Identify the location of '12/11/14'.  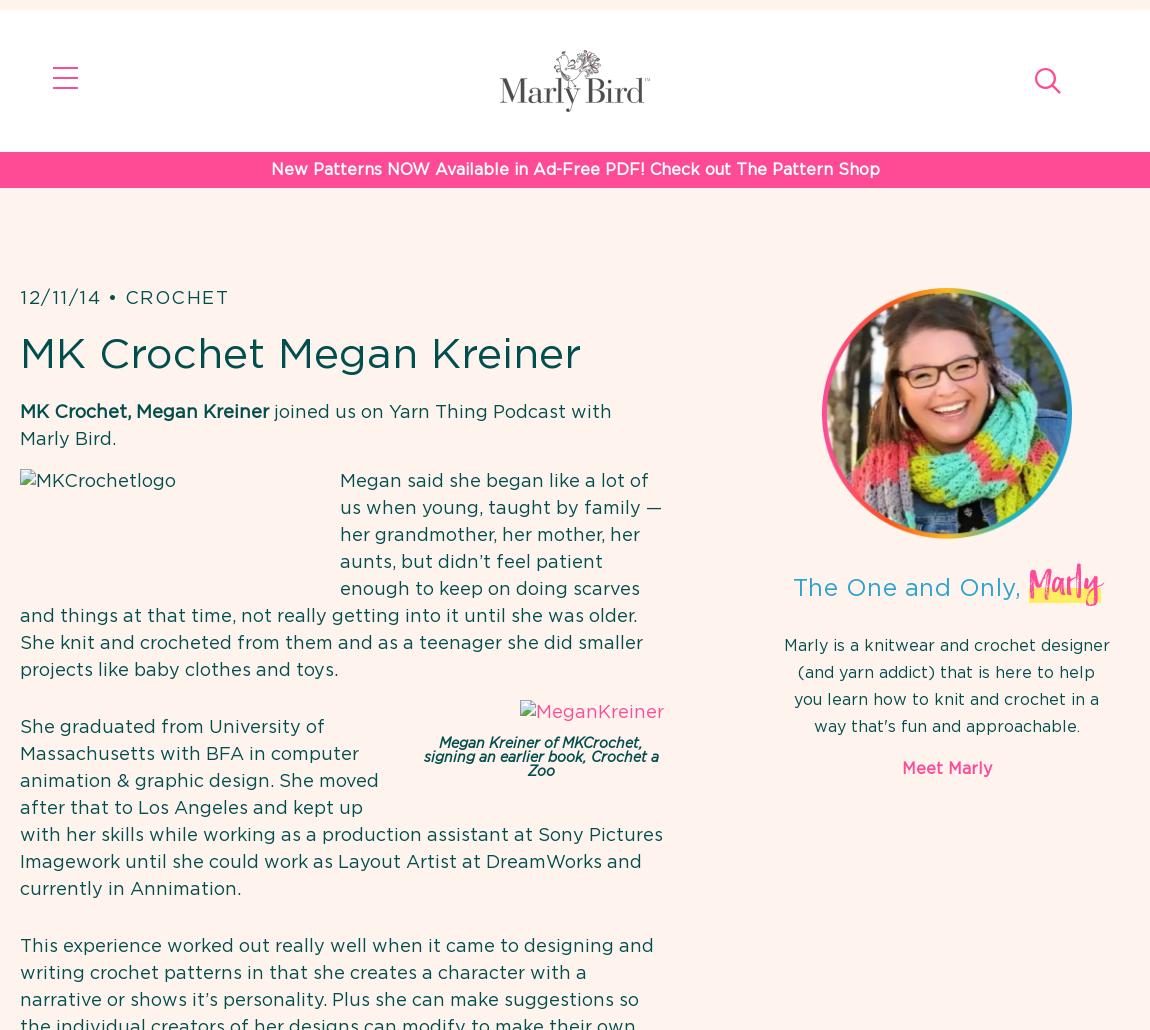
(59, 298).